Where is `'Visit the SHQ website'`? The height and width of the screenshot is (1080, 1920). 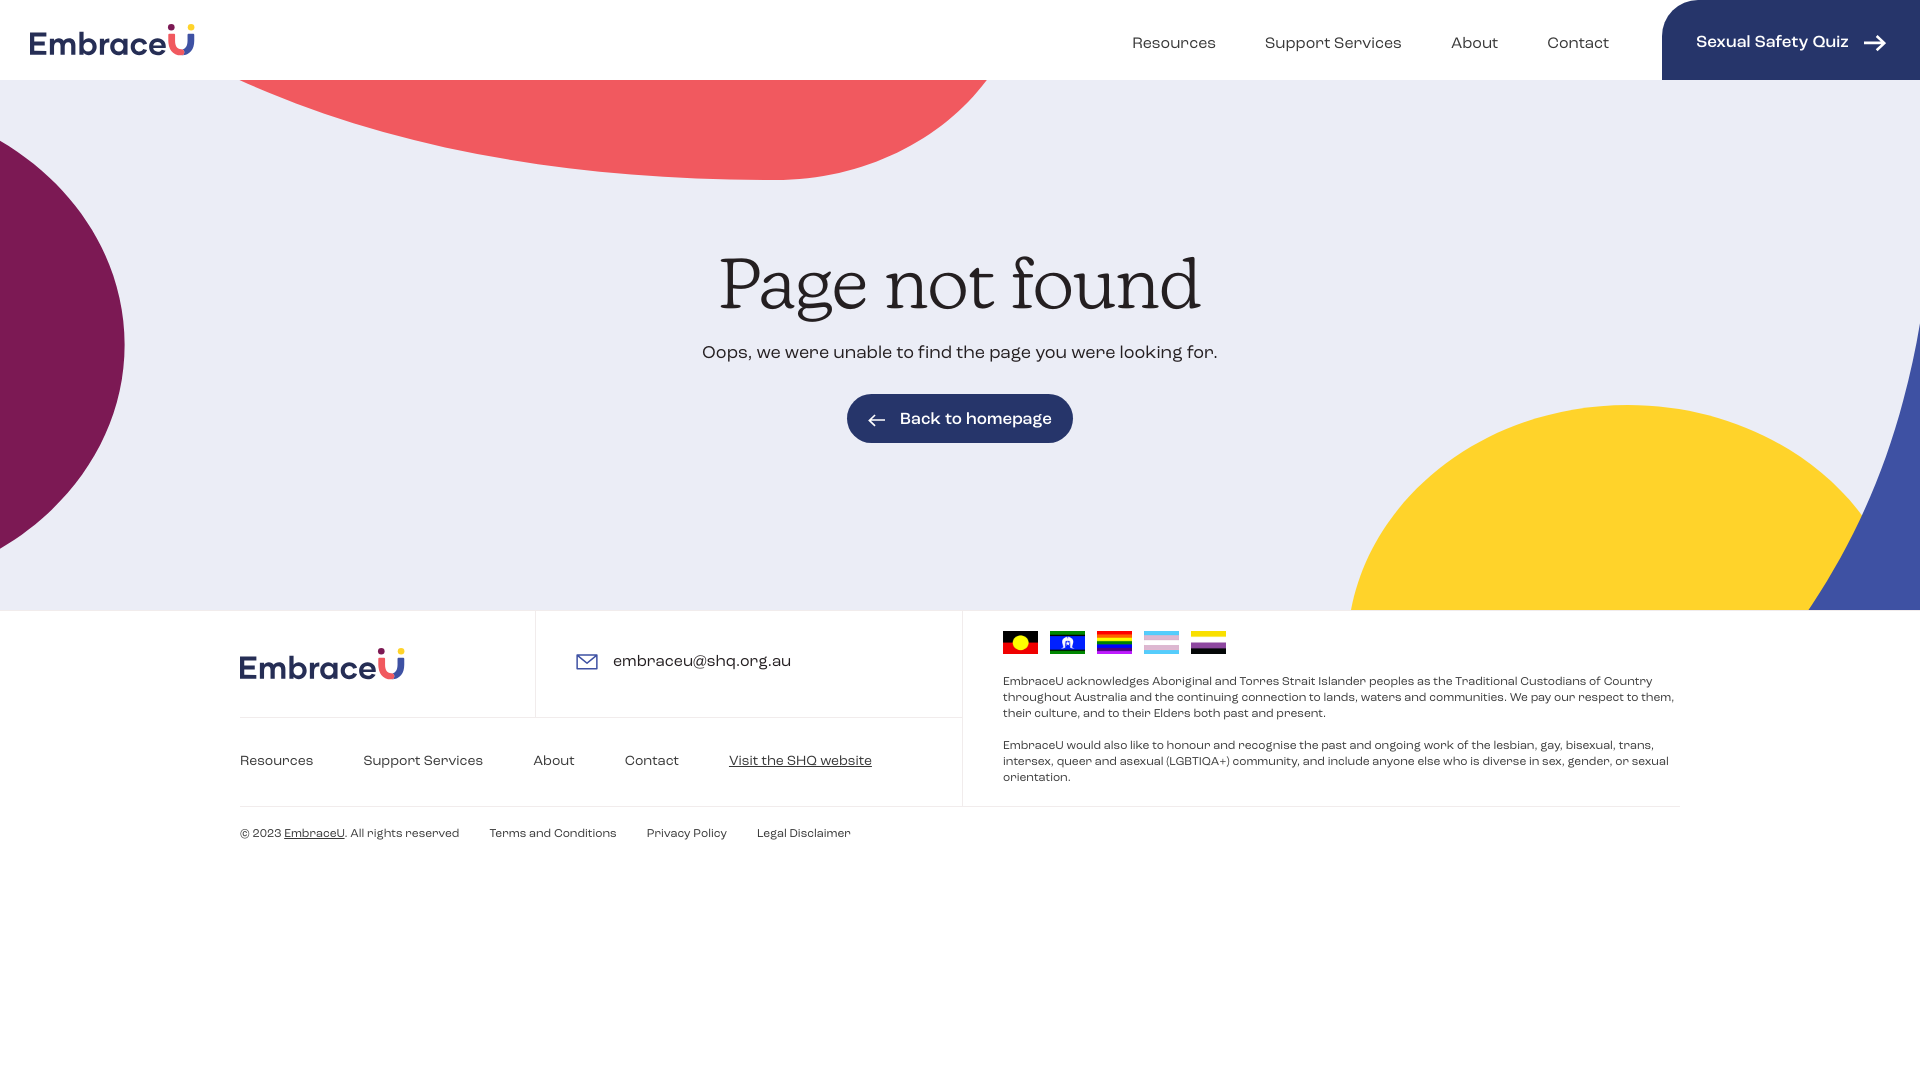 'Visit the SHQ website' is located at coordinates (800, 761).